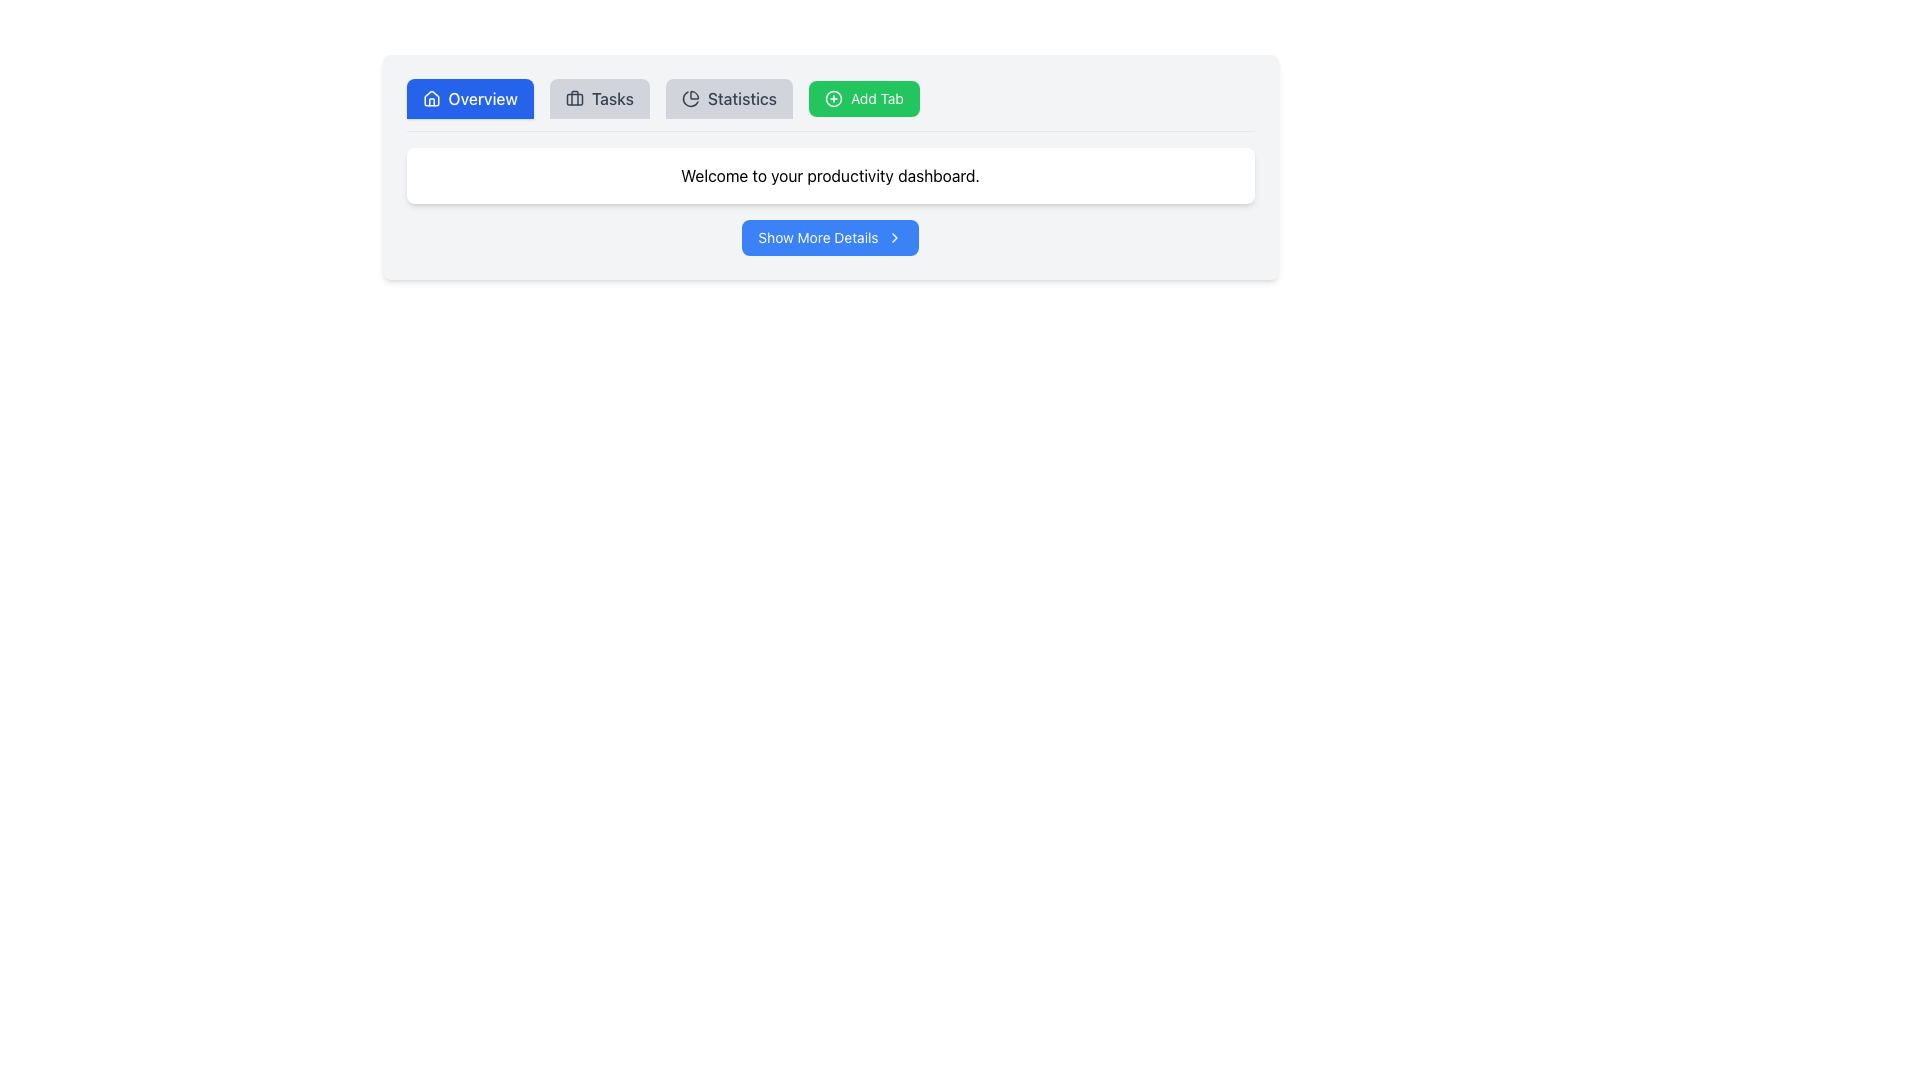 The width and height of the screenshot is (1920, 1080). What do you see at coordinates (573, 99) in the screenshot?
I see `the SVG graphic element that is part of the 'Tasks' button icon located in the toolbar at the top of the page` at bounding box center [573, 99].